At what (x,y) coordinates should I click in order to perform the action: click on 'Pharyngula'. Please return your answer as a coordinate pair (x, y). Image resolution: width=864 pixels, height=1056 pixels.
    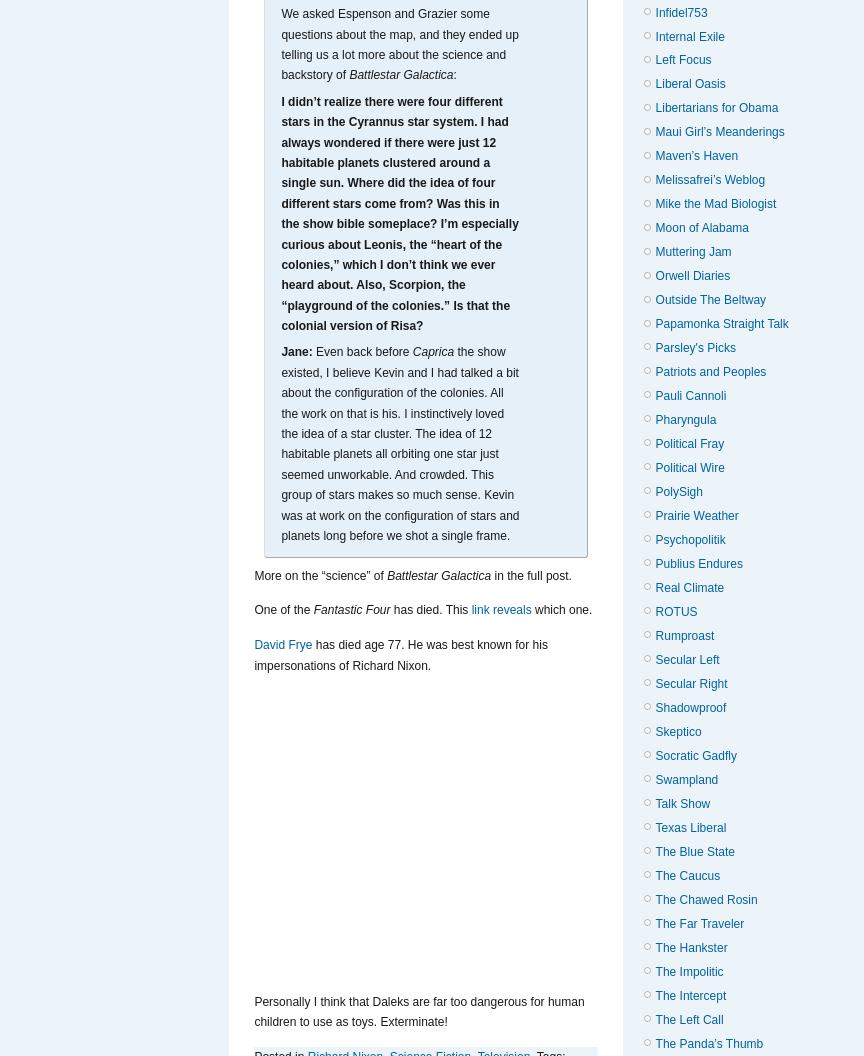
    Looking at the image, I should click on (685, 419).